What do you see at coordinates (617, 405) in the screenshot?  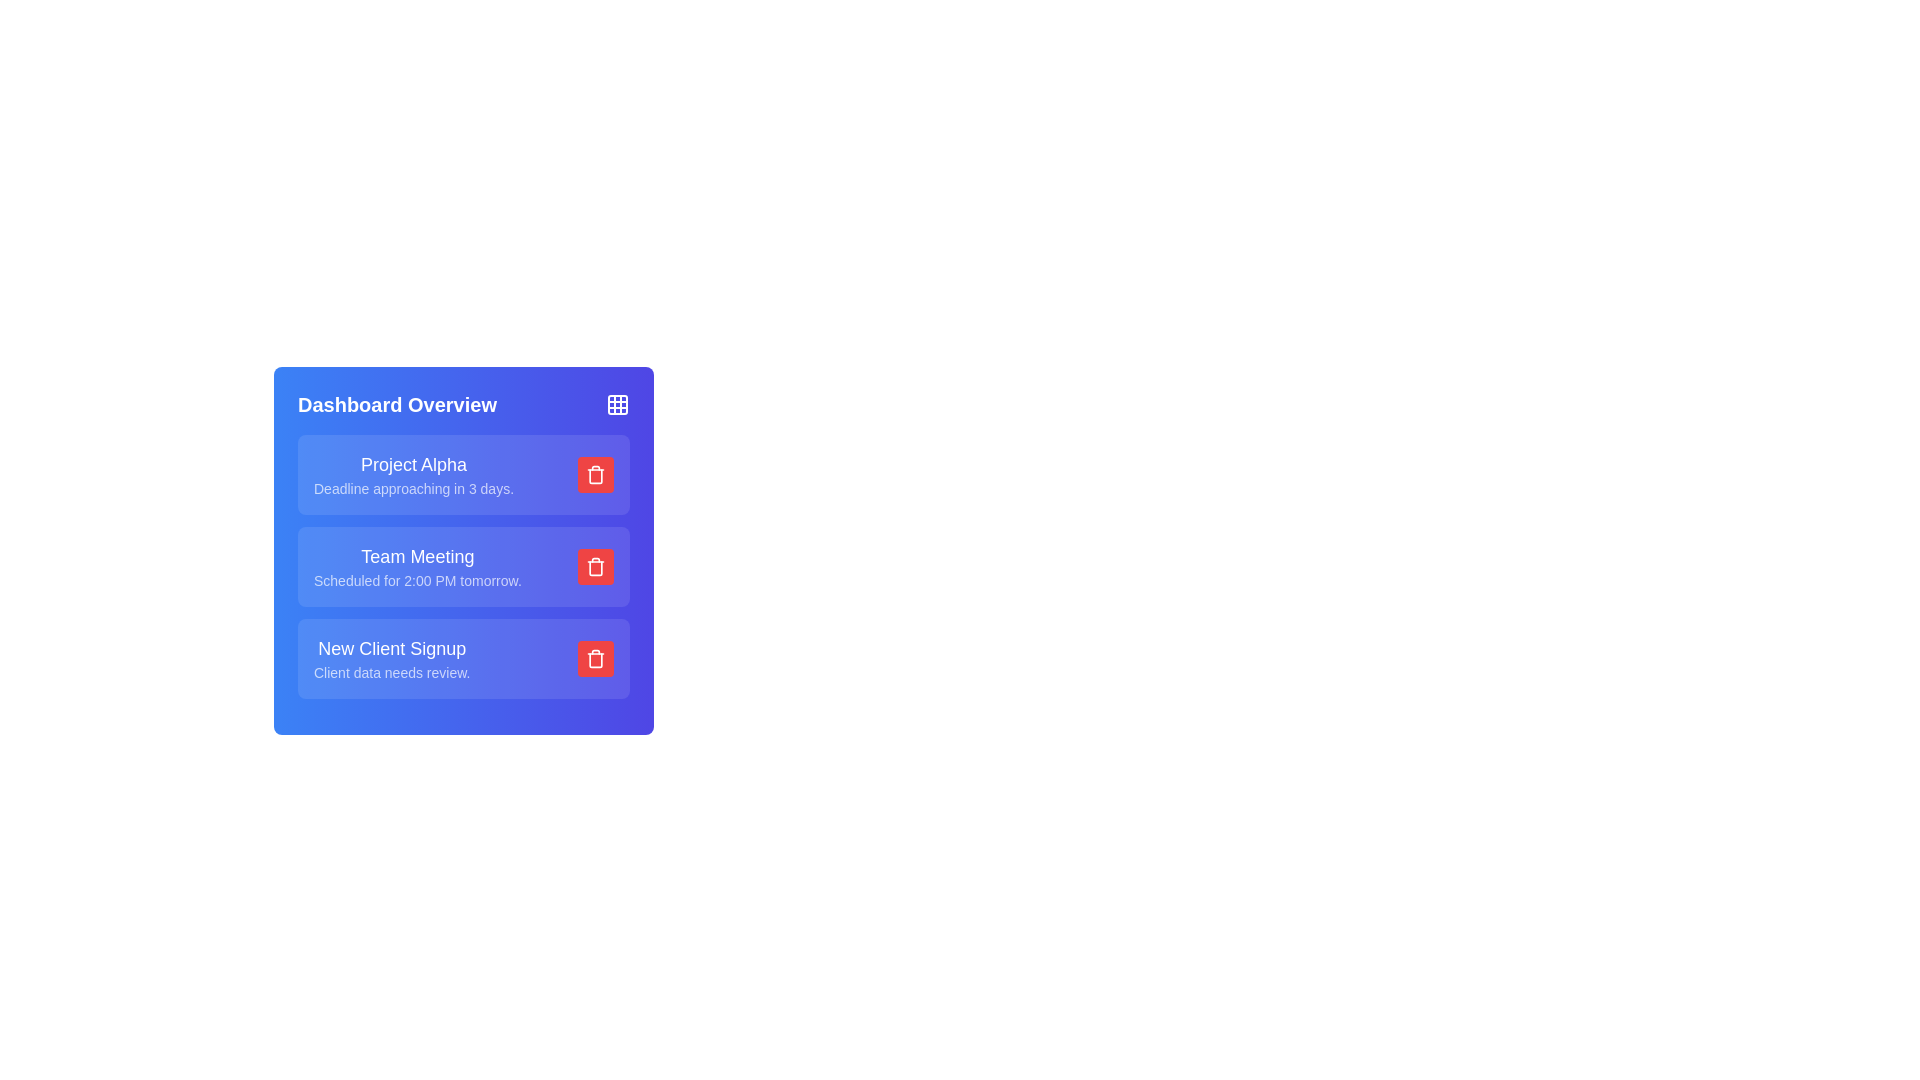 I see `the grid icon located in the upper-right corner of the 'Dashboard Overview' section` at bounding box center [617, 405].